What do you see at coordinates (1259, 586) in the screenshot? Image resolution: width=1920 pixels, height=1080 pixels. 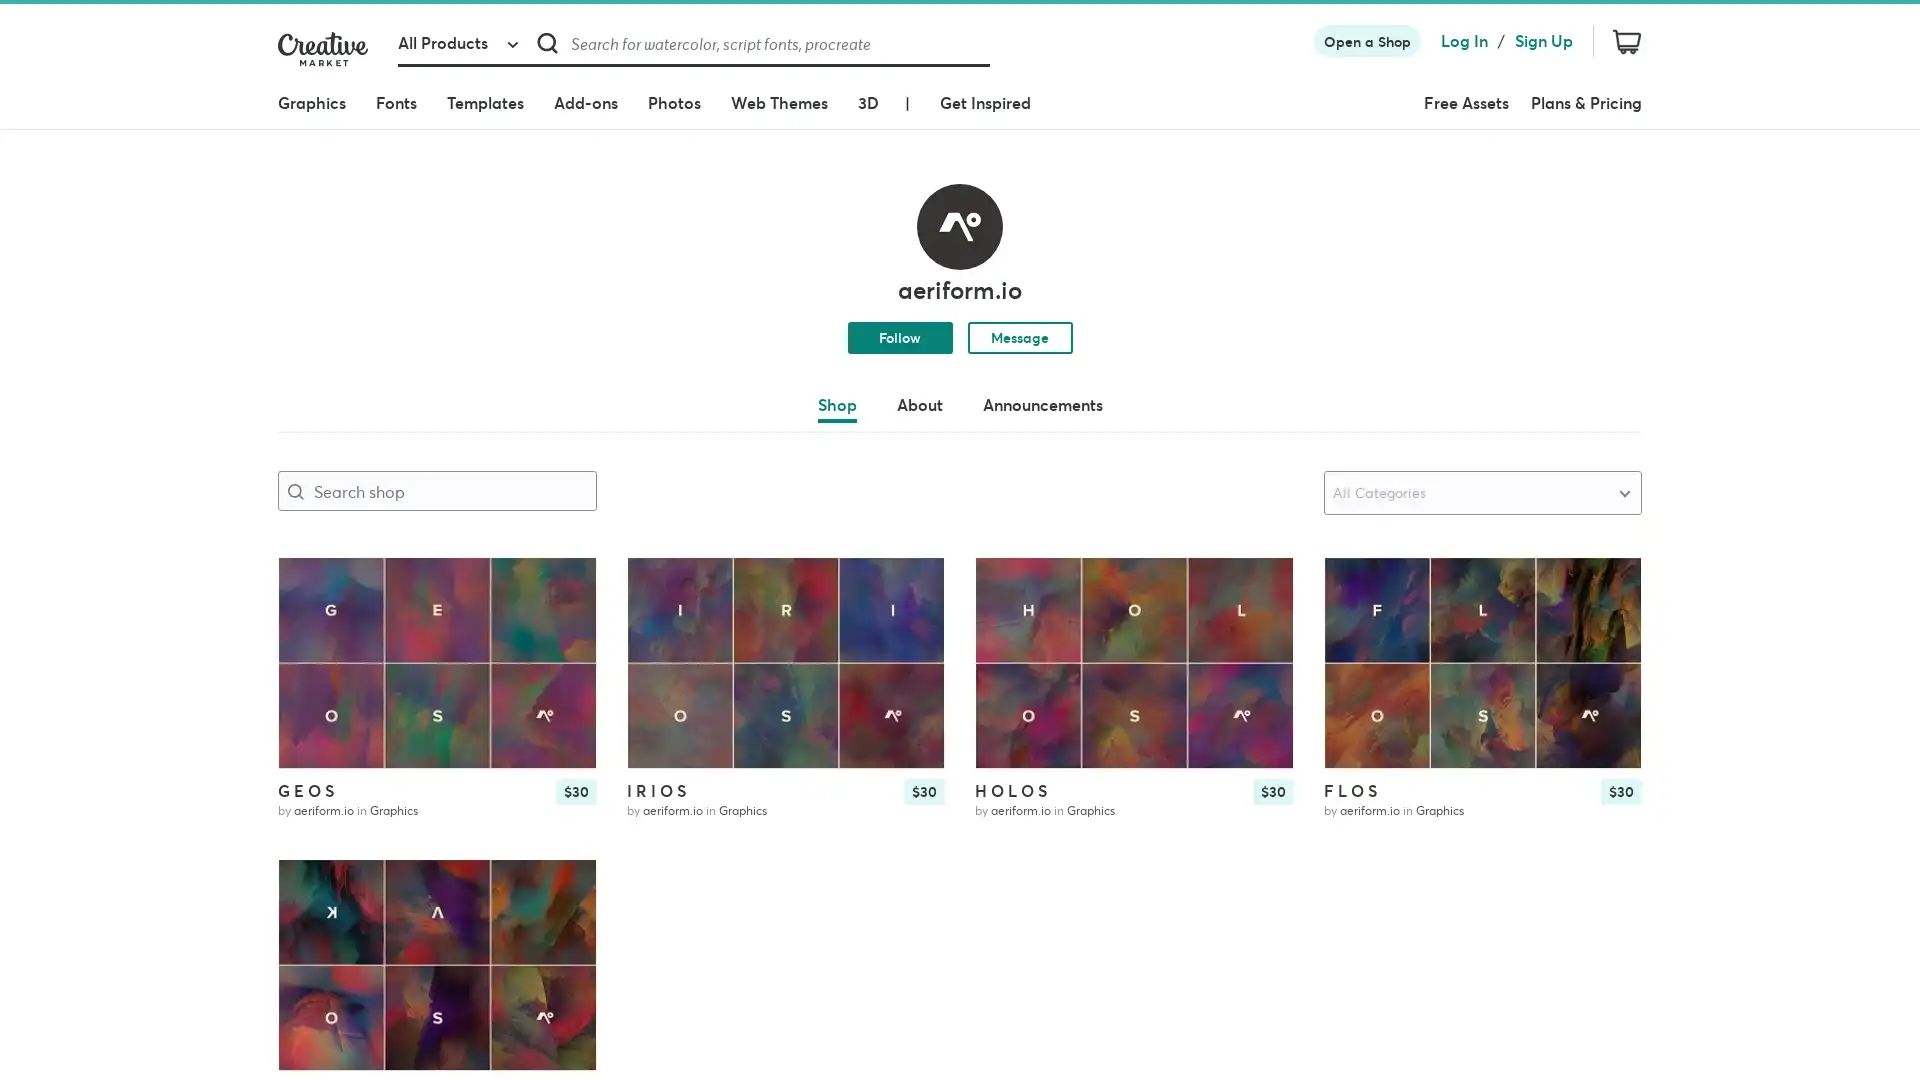 I see `Like` at bounding box center [1259, 586].